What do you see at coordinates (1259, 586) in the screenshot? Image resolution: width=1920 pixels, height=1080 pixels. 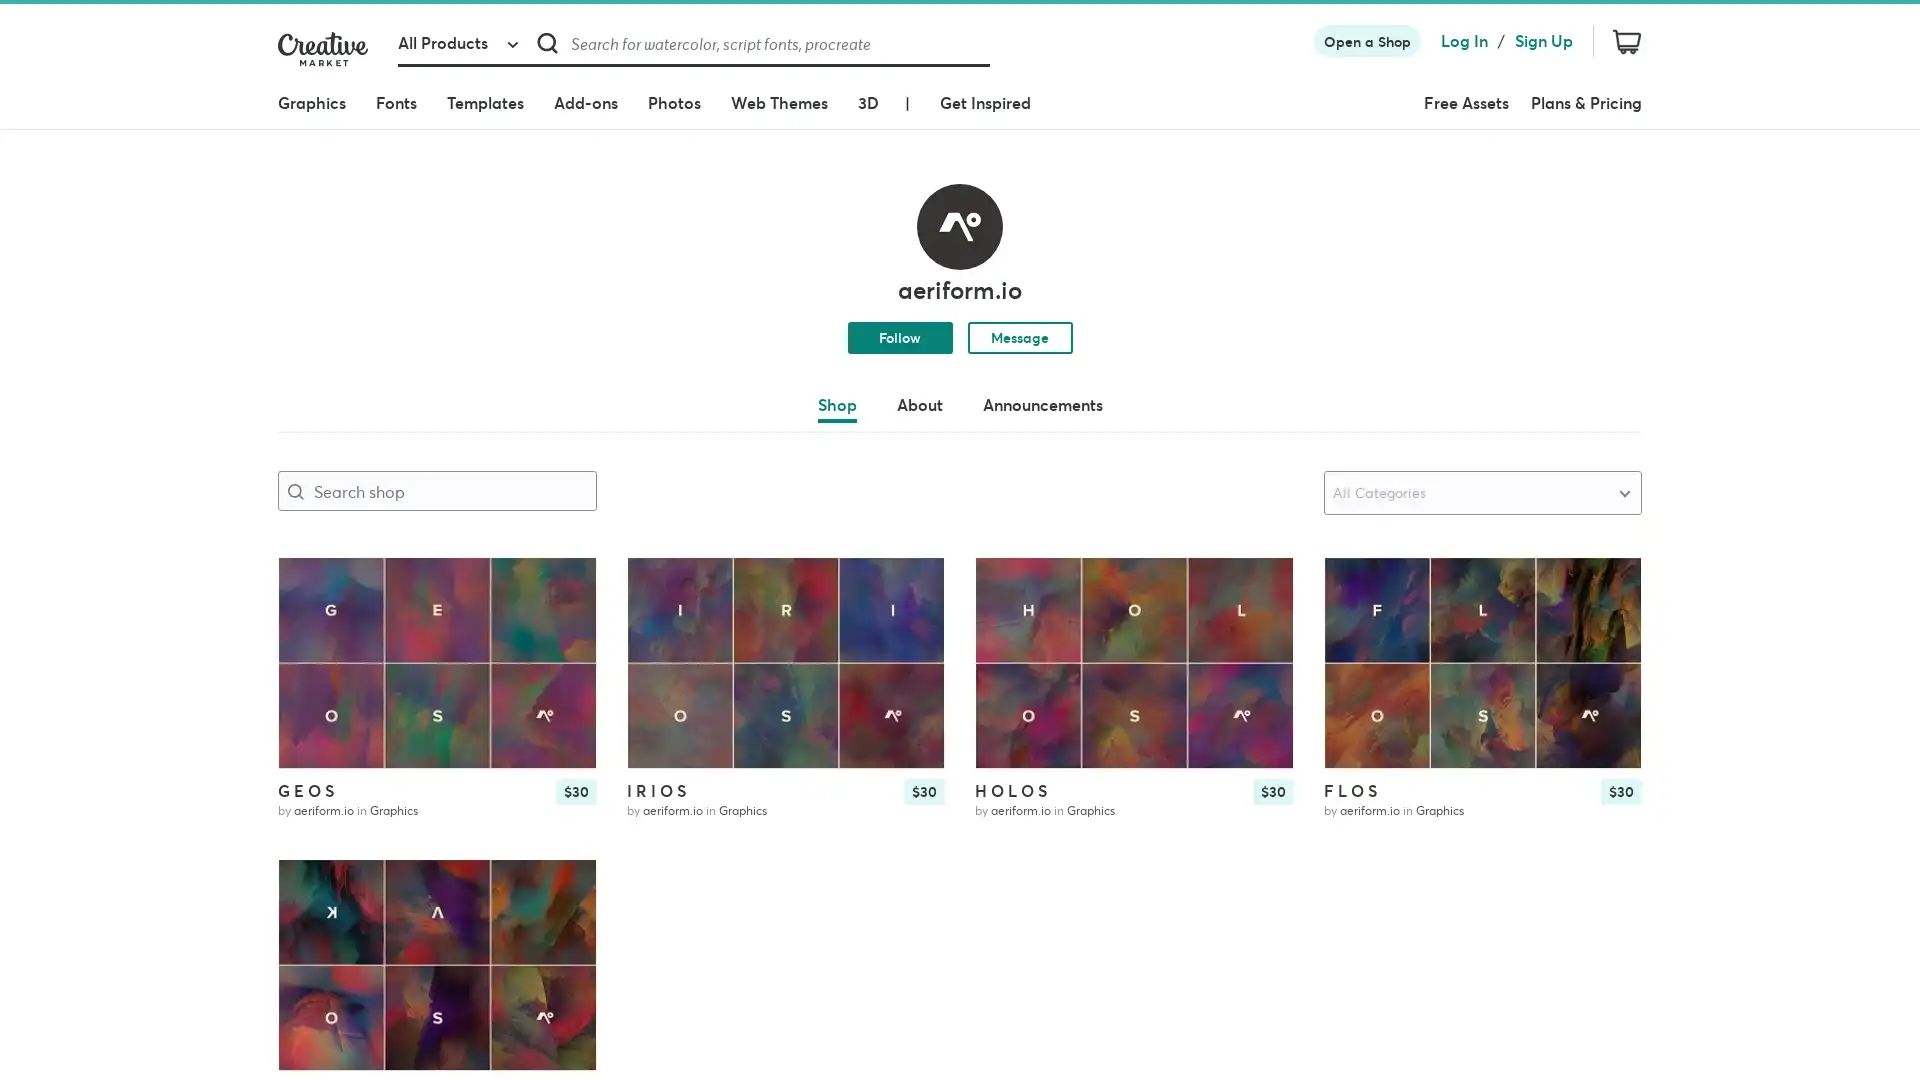 I see `Like` at bounding box center [1259, 586].